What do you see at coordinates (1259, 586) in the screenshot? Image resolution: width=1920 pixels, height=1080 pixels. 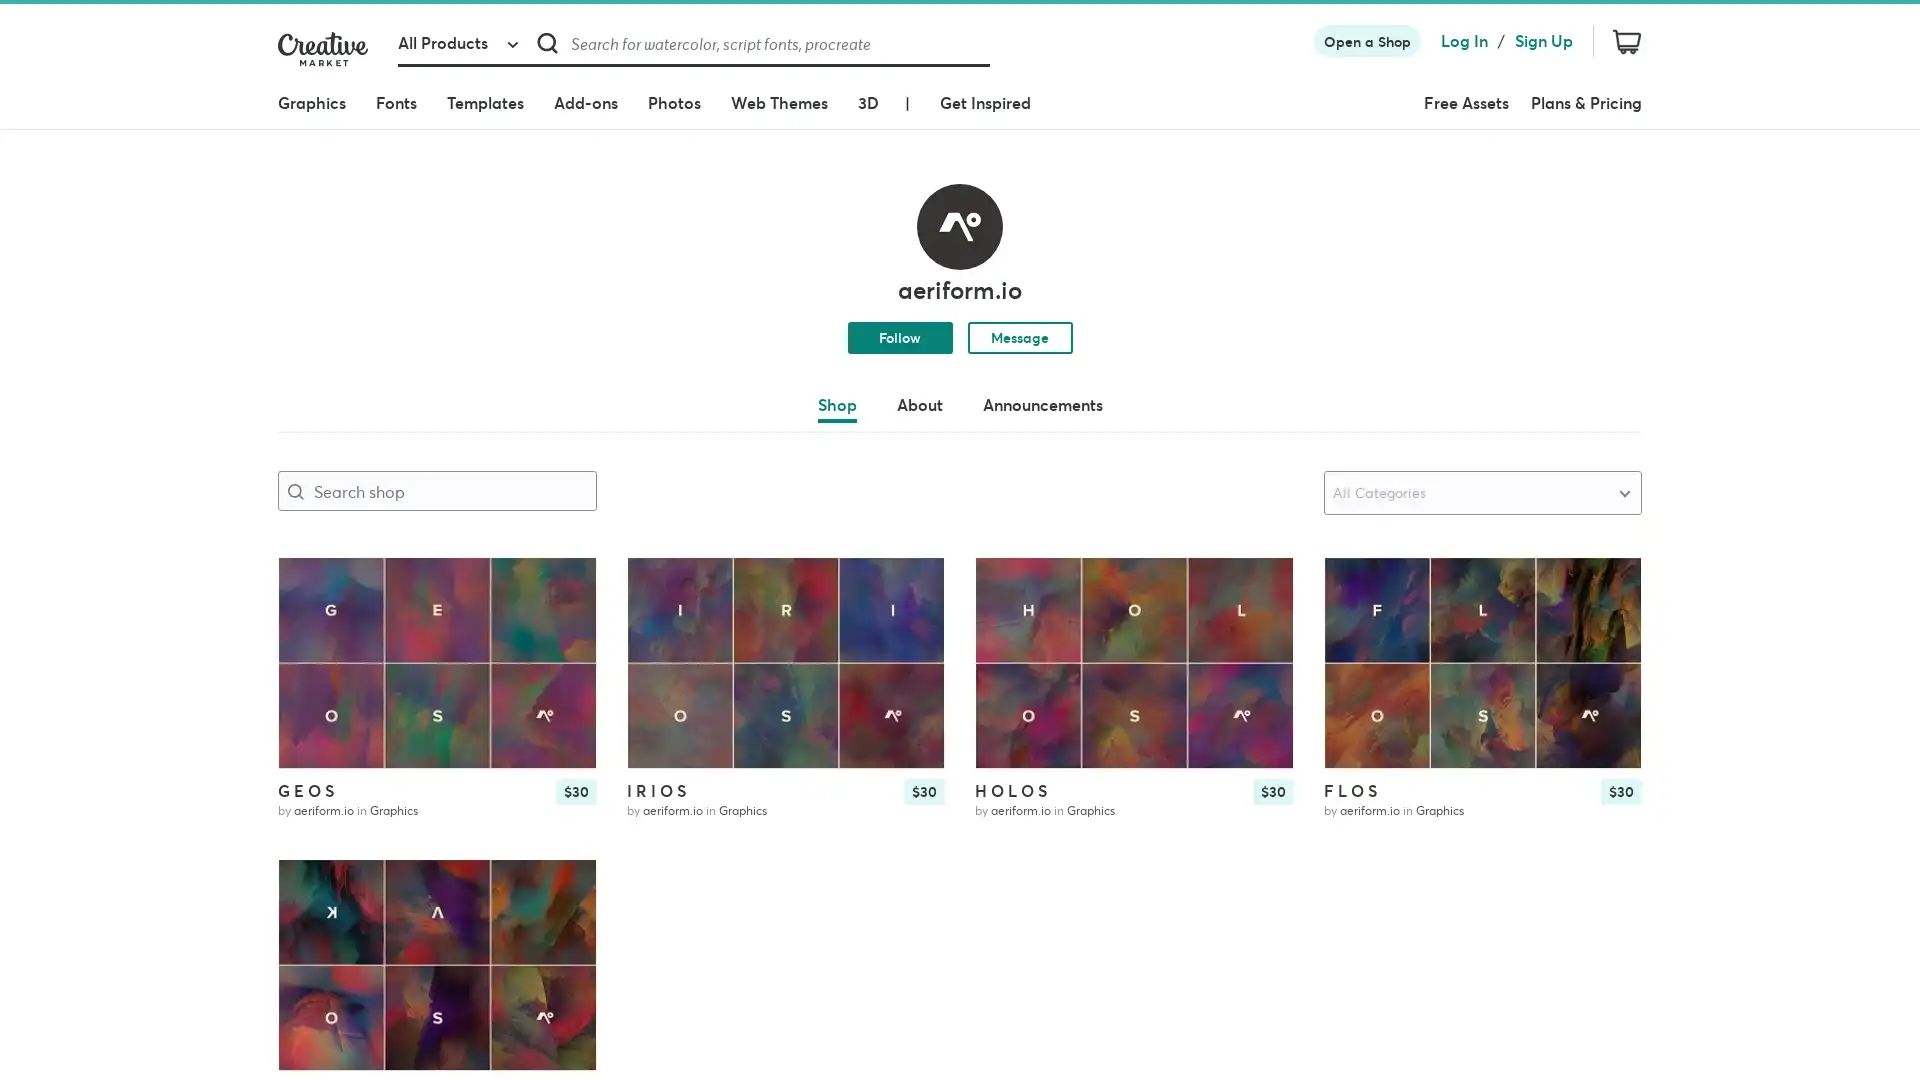 I see `Like` at bounding box center [1259, 586].